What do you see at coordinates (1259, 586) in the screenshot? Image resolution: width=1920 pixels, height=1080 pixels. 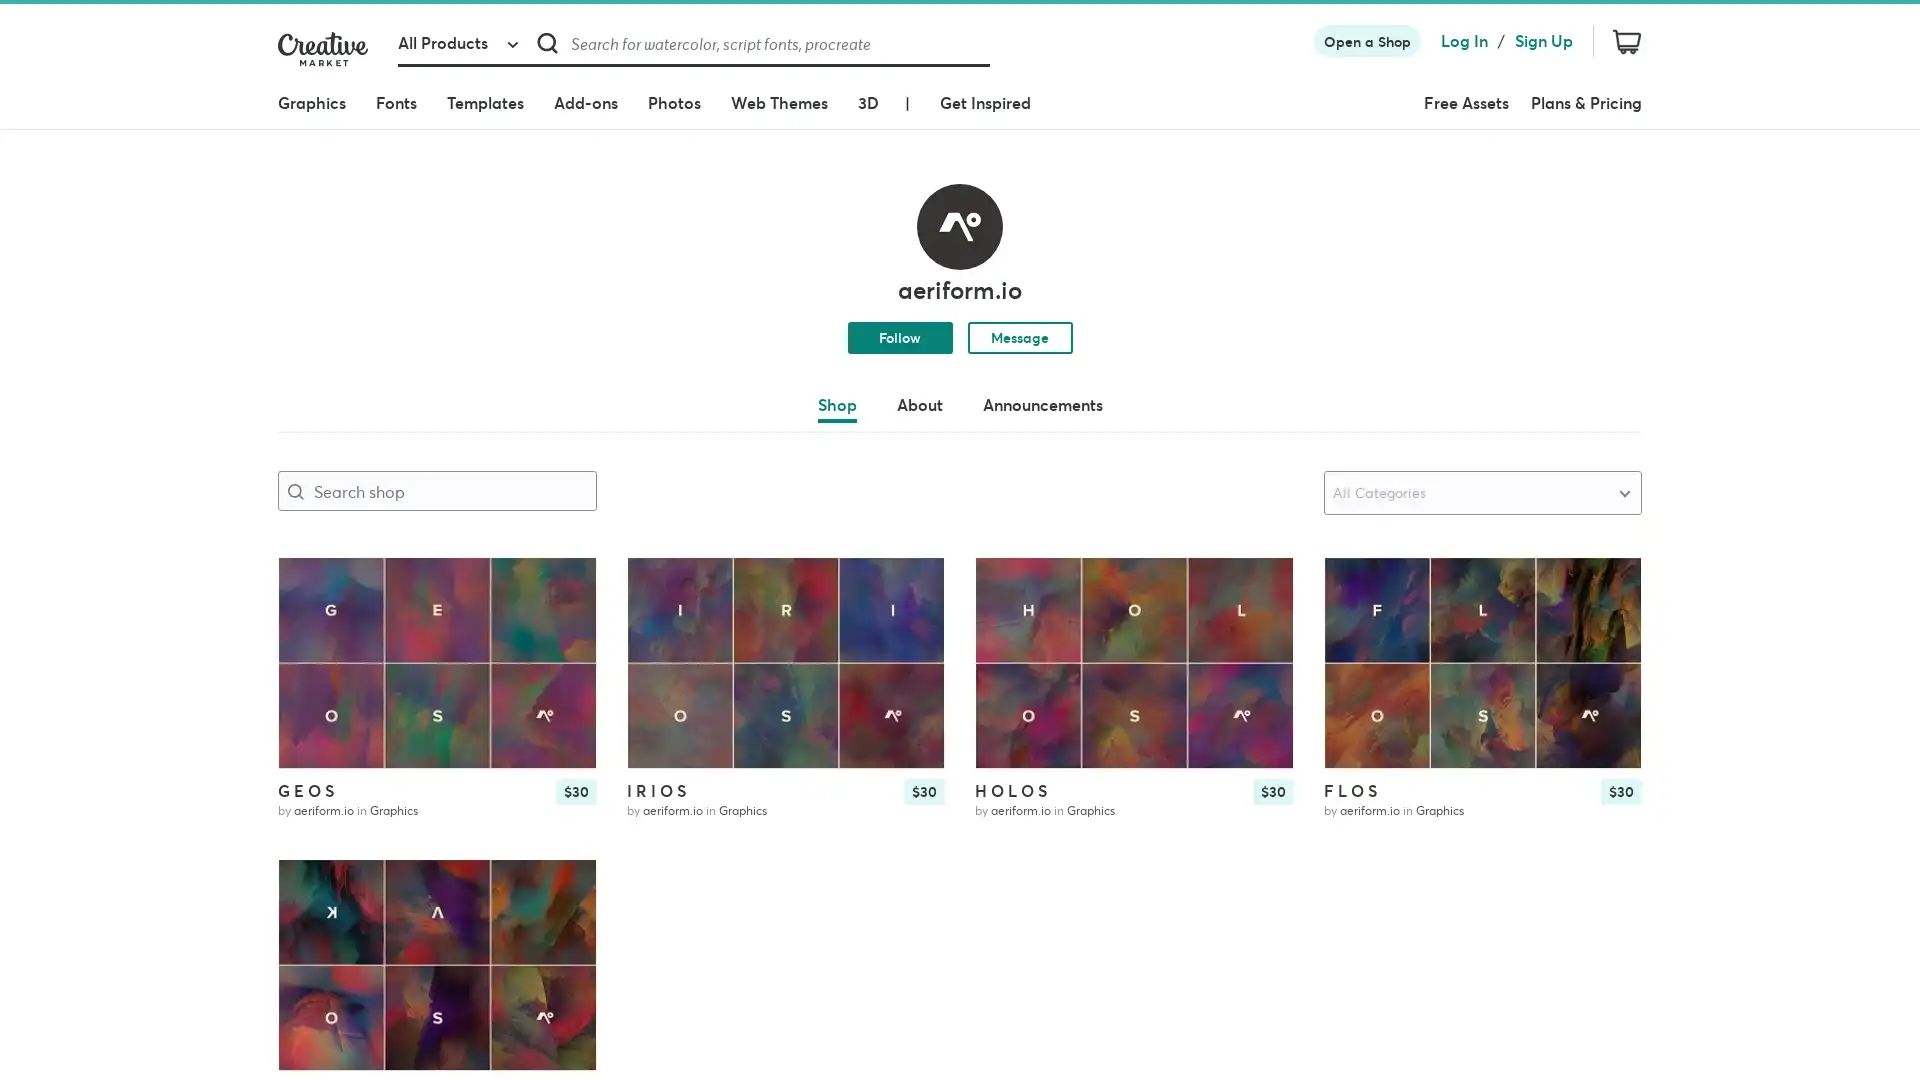 I see `Like` at bounding box center [1259, 586].